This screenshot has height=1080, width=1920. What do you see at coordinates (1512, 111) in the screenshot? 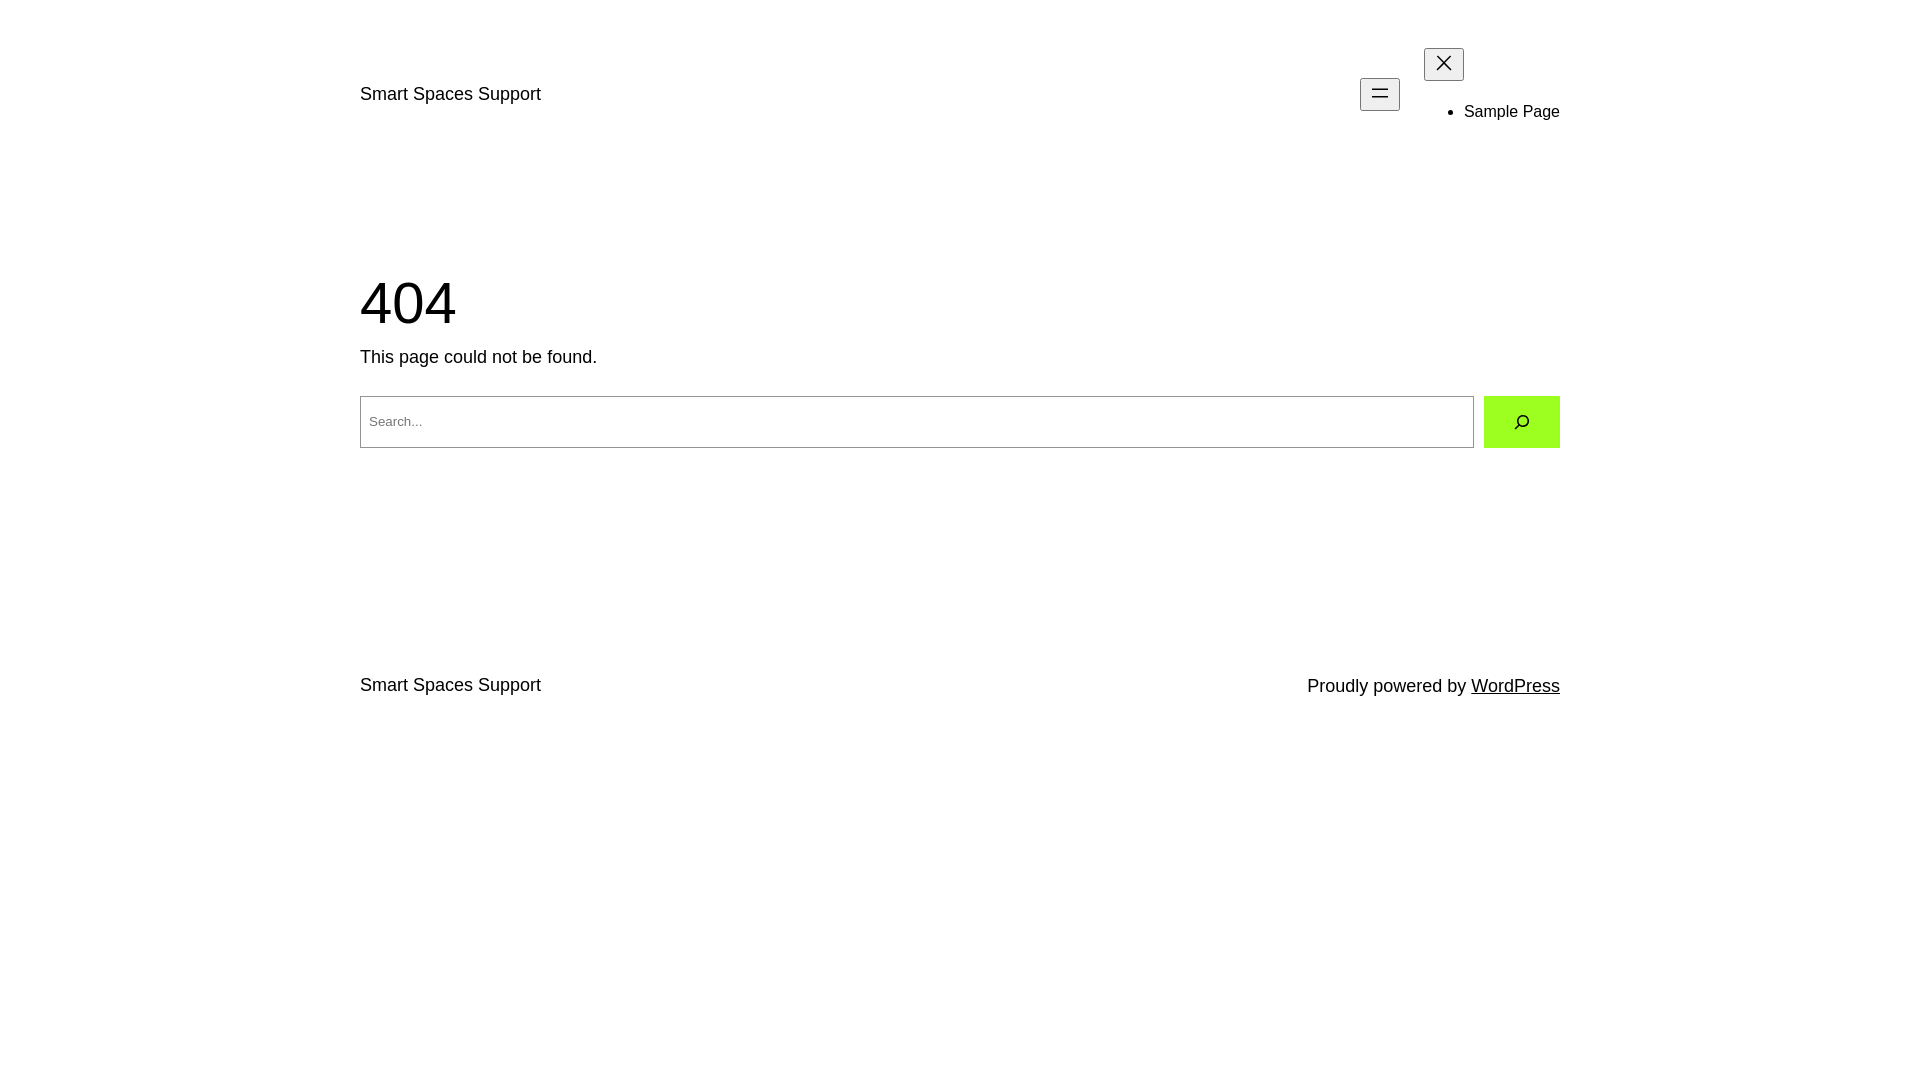
I see `'Sample Page'` at bounding box center [1512, 111].